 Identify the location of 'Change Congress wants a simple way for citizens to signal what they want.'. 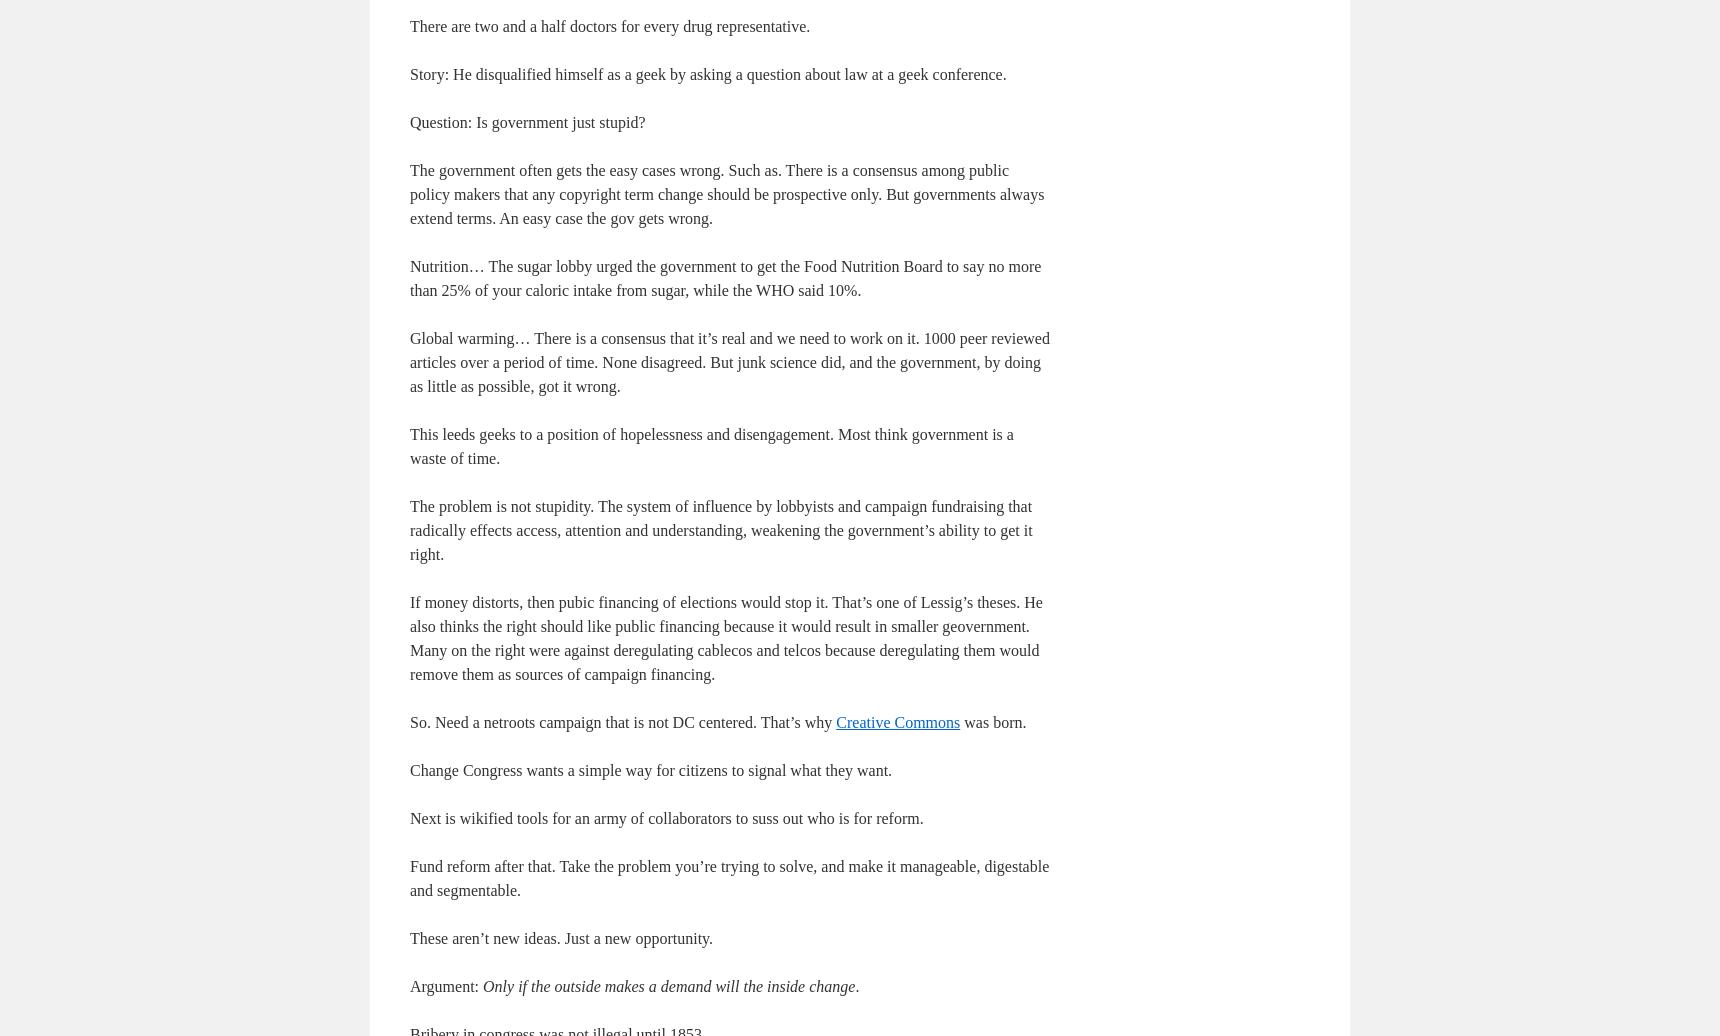
(651, 769).